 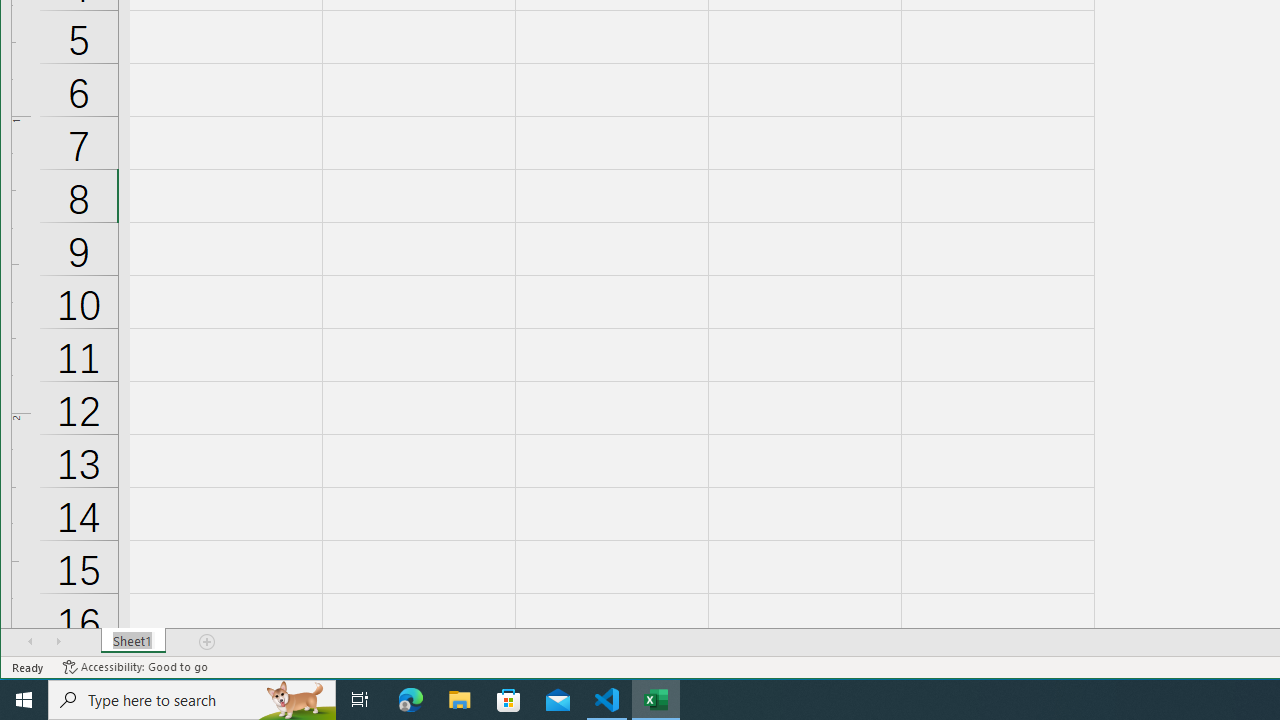 What do you see at coordinates (24, 698) in the screenshot?
I see `'Start'` at bounding box center [24, 698].